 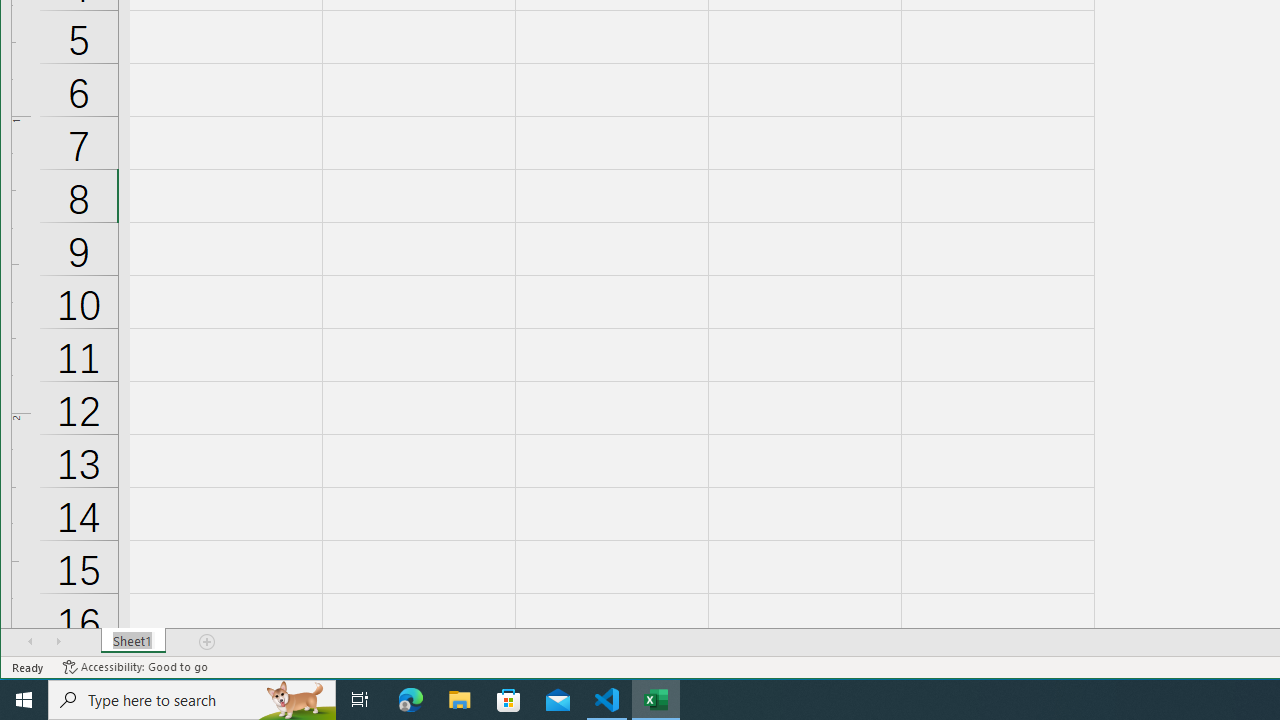 What do you see at coordinates (24, 698) in the screenshot?
I see `'Start'` at bounding box center [24, 698].